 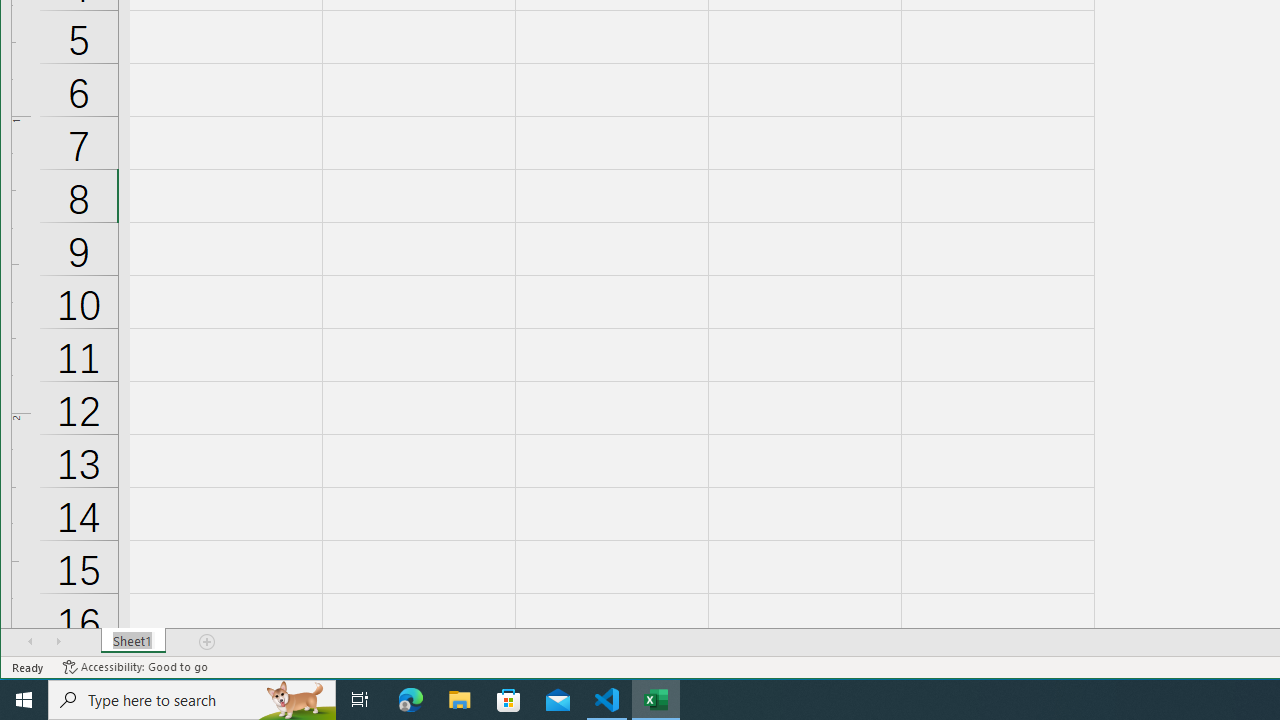 What do you see at coordinates (24, 698) in the screenshot?
I see `'Start'` at bounding box center [24, 698].